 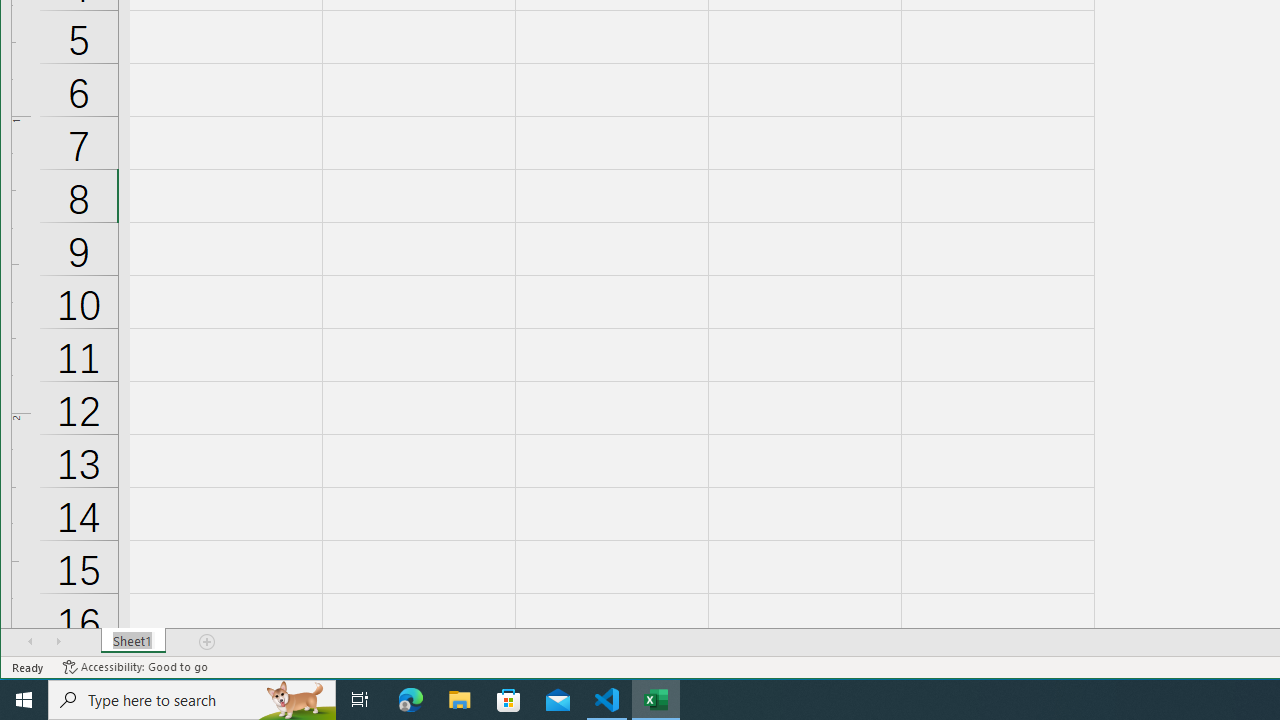 What do you see at coordinates (24, 698) in the screenshot?
I see `'Start'` at bounding box center [24, 698].